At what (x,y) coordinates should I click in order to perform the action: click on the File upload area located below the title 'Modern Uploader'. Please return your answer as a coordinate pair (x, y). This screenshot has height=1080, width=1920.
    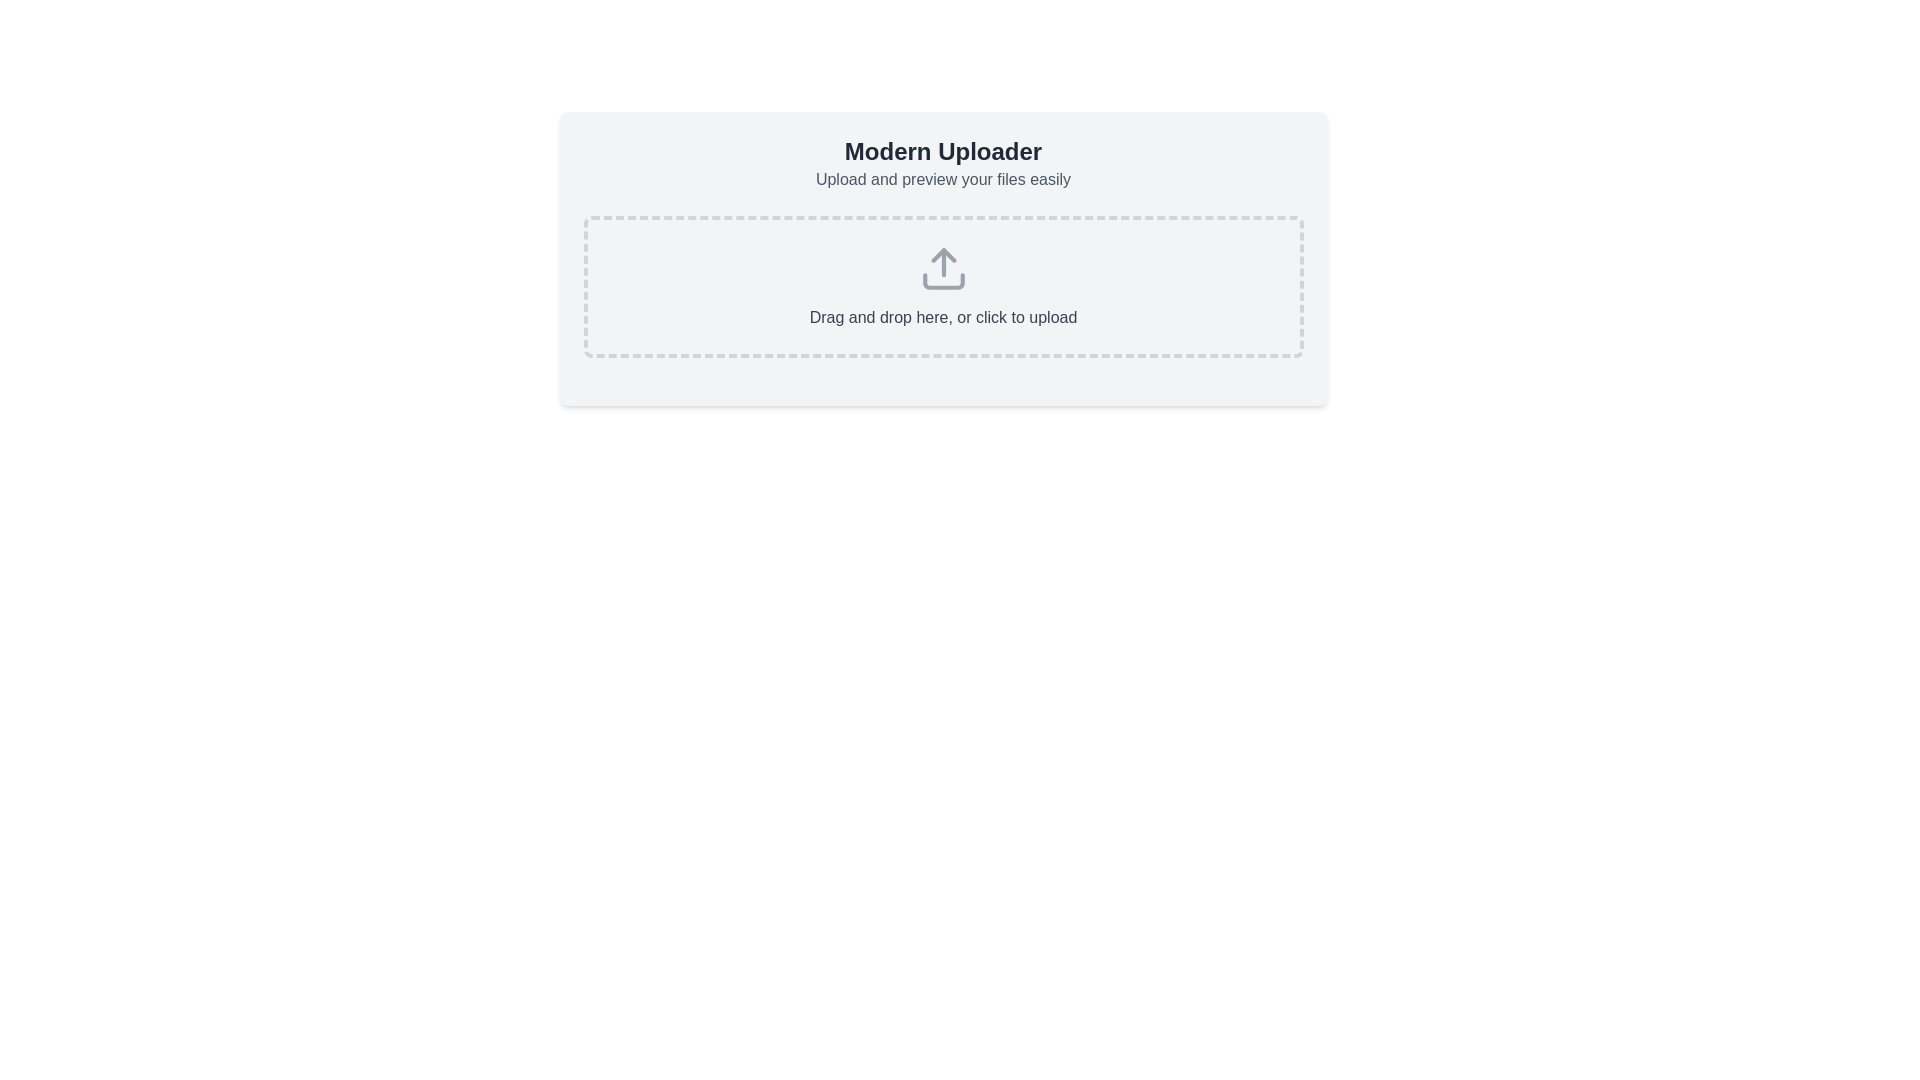
    Looking at the image, I should click on (942, 286).